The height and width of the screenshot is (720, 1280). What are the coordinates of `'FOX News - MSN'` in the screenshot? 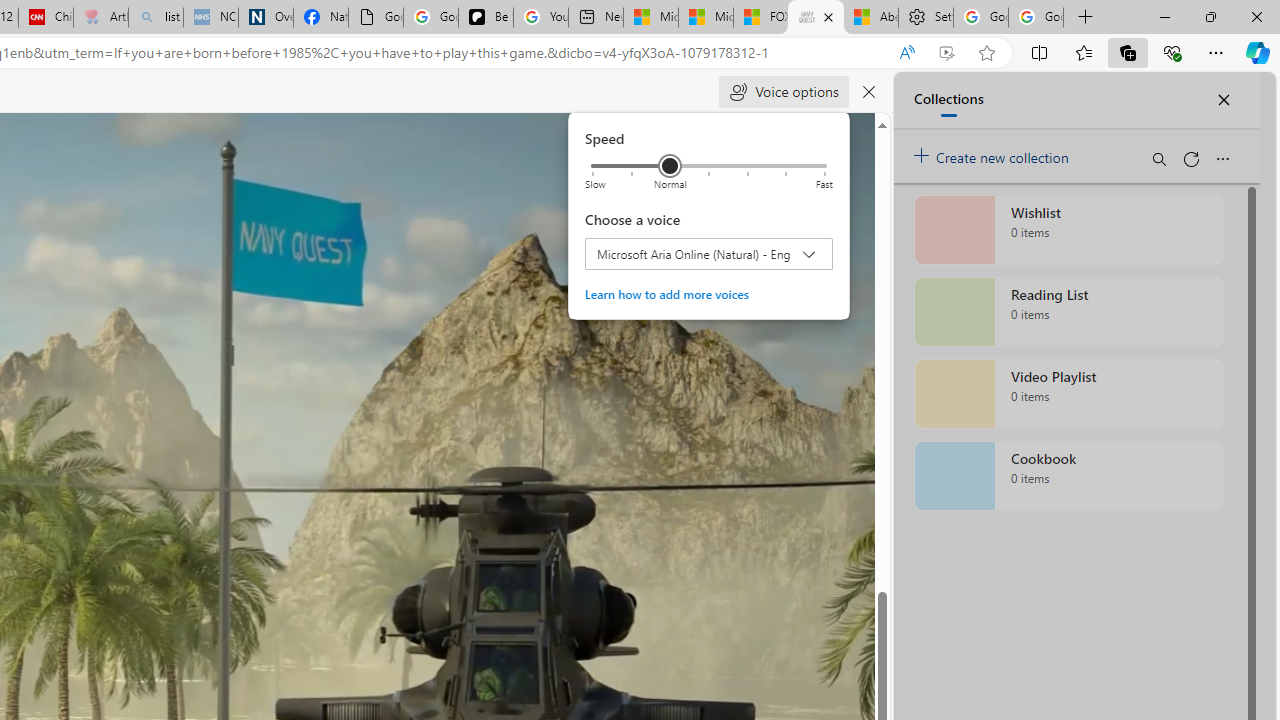 It's located at (759, 17).